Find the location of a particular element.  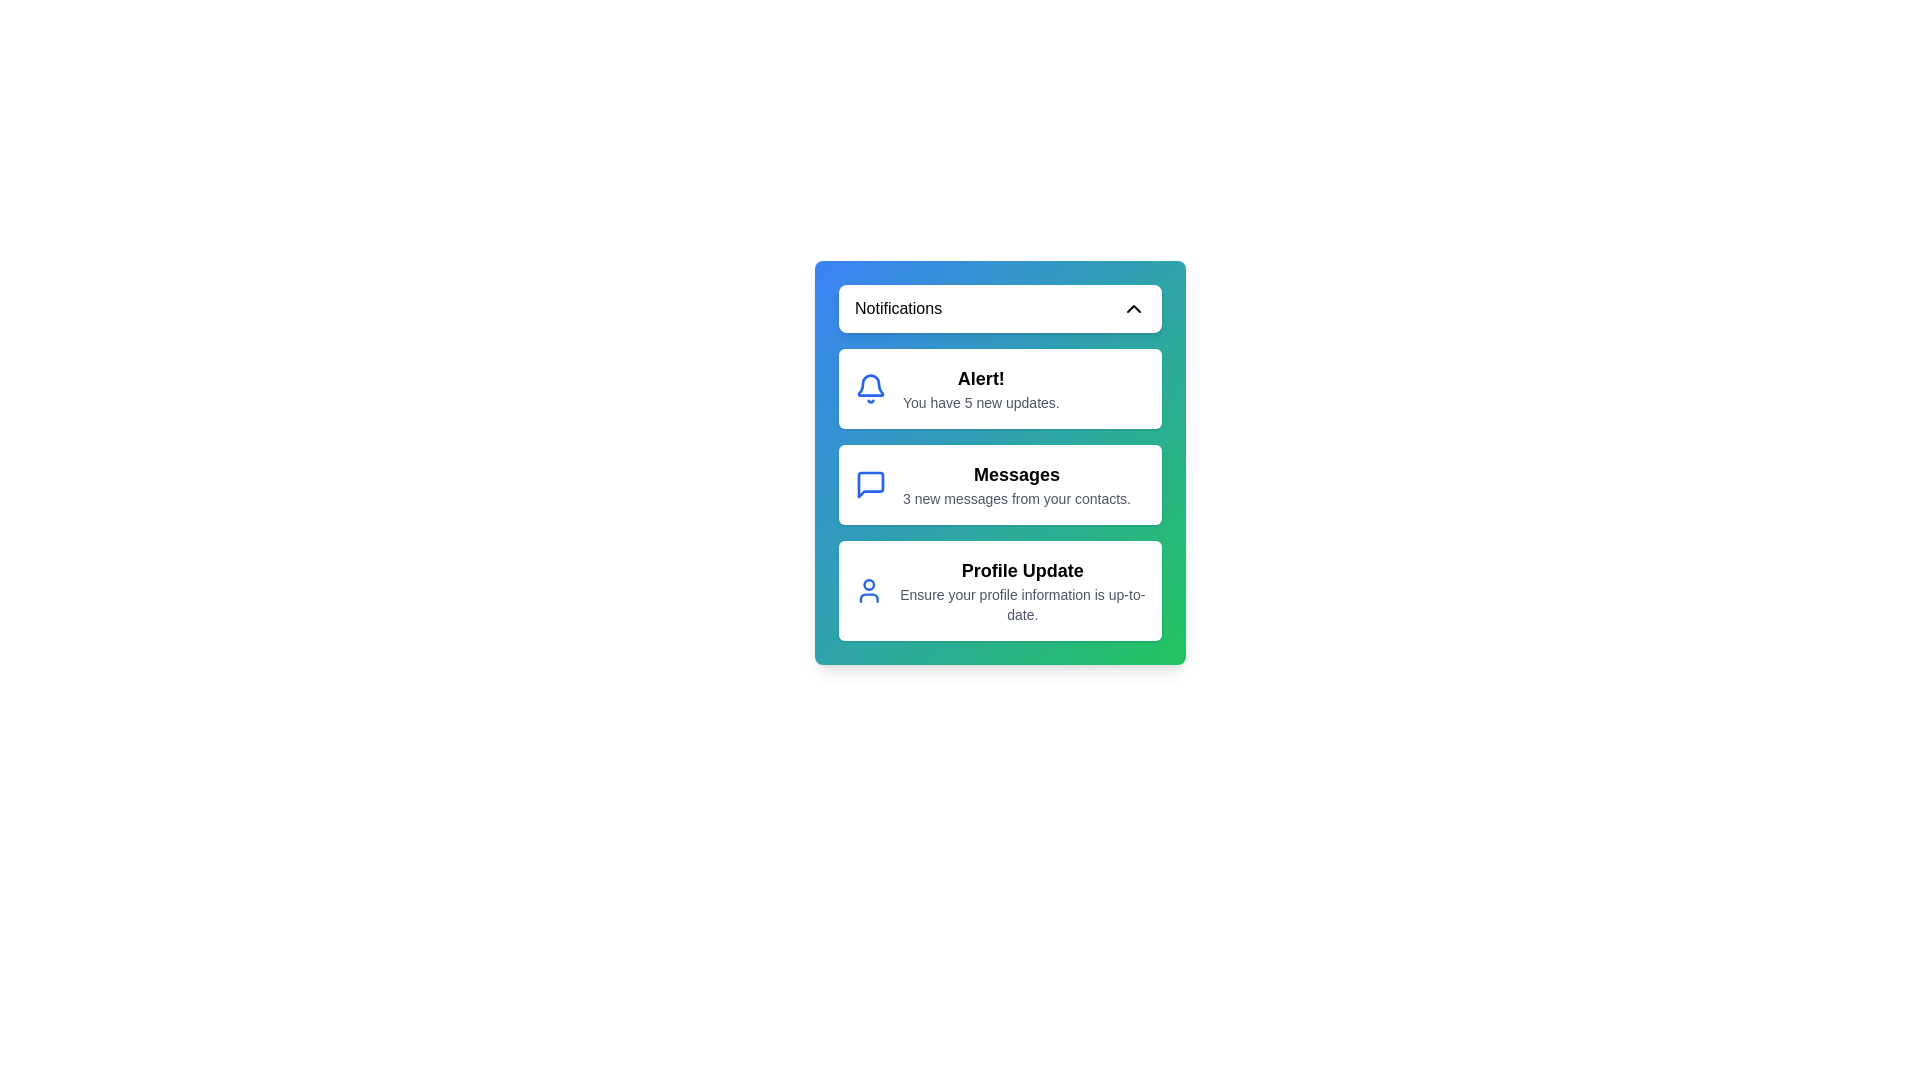

the notification titled 'Profile Update' to select it is located at coordinates (1000, 589).